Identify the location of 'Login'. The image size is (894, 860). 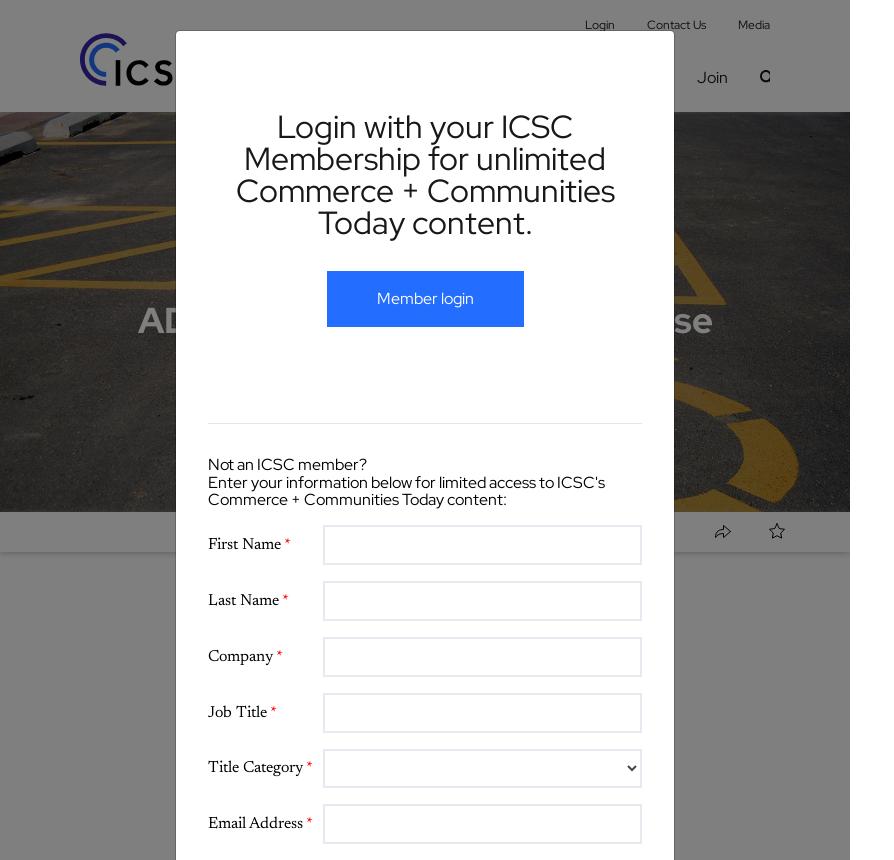
(599, 25).